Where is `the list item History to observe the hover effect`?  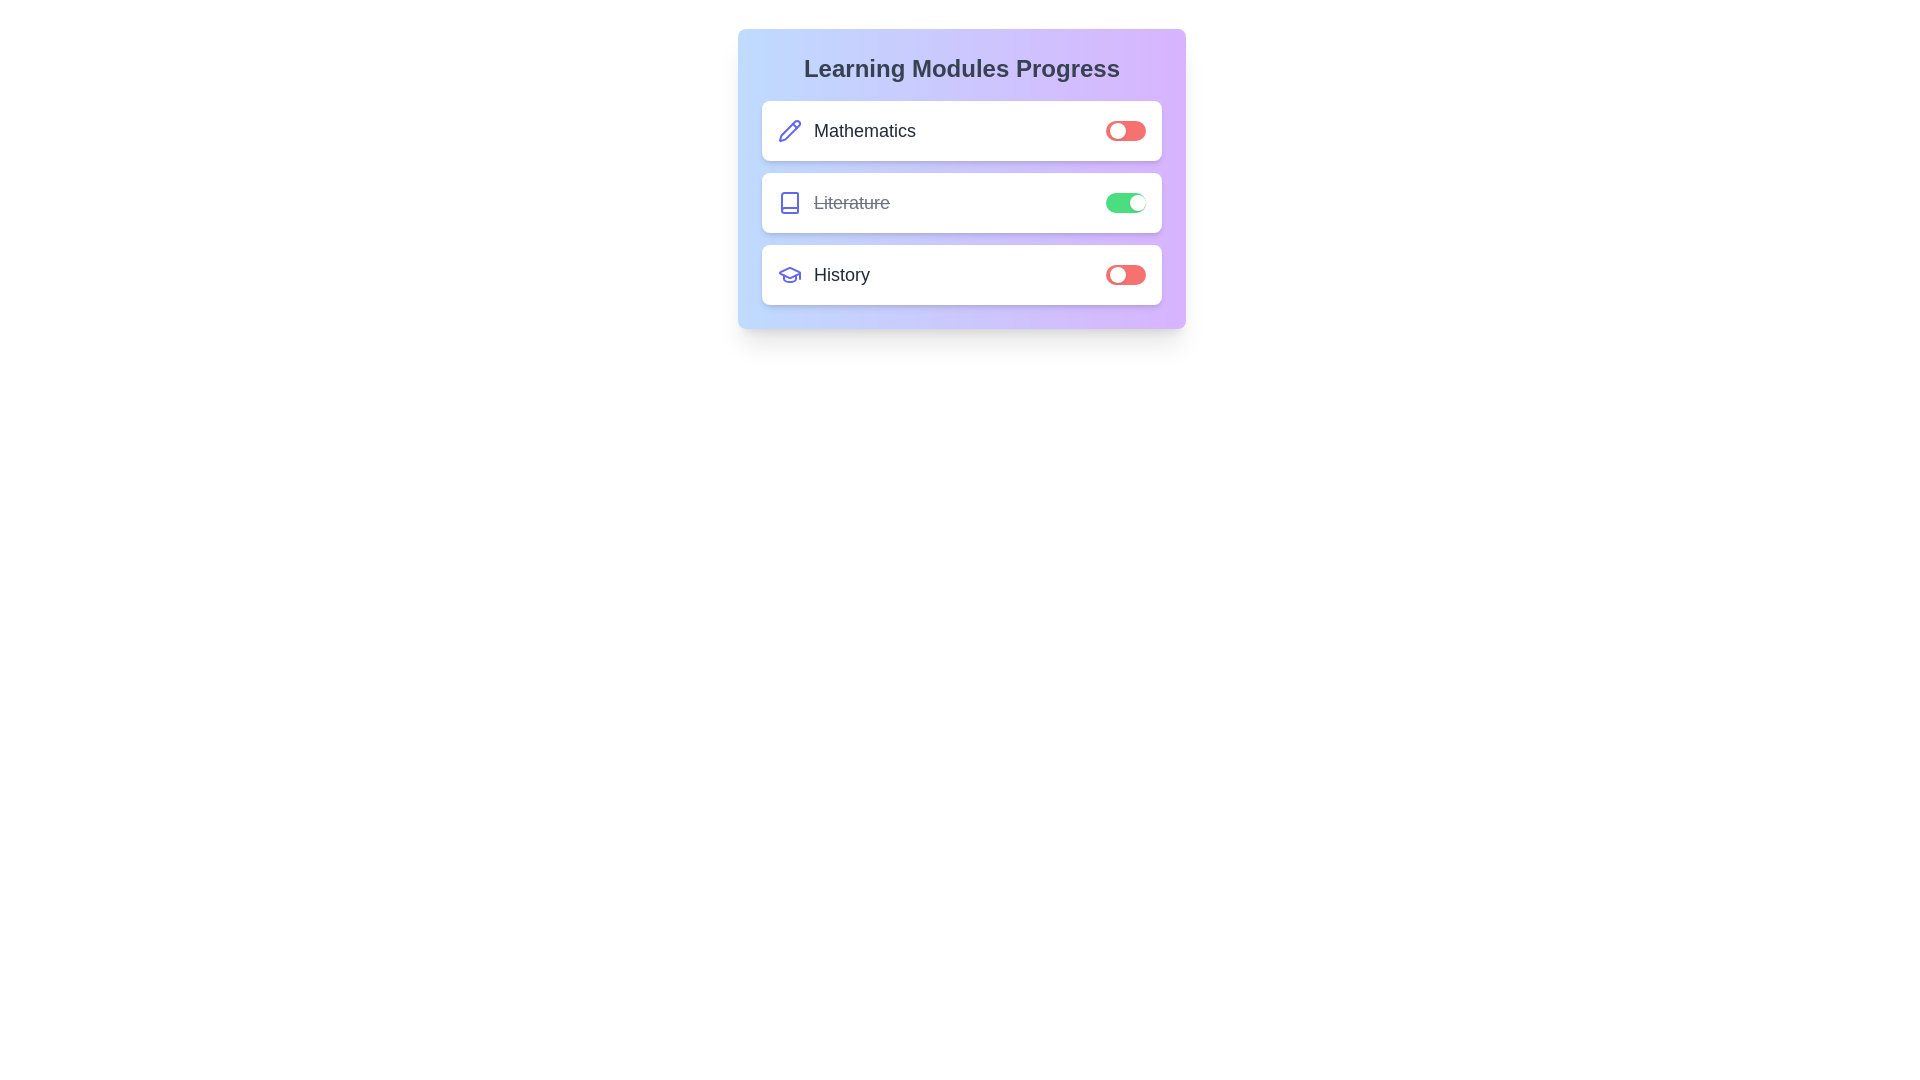 the list item History to observe the hover effect is located at coordinates (961, 274).